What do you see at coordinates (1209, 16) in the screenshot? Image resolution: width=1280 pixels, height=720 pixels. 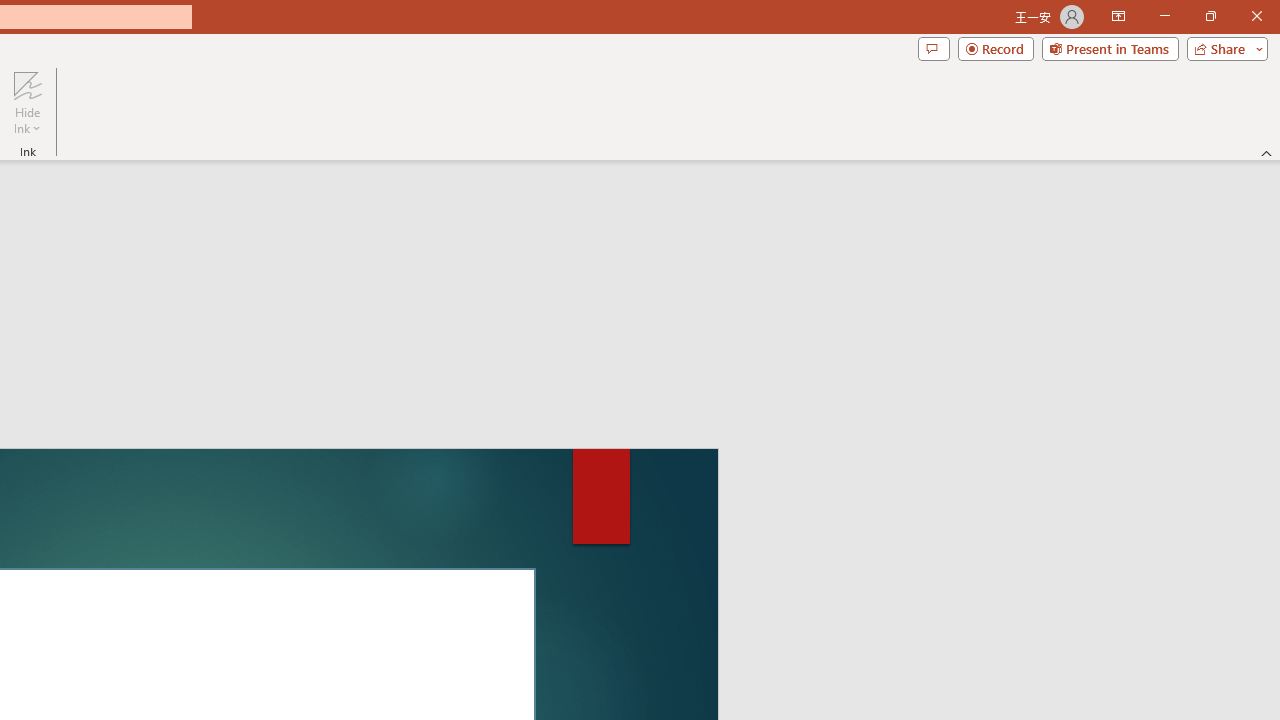 I see `'Restore Down'` at bounding box center [1209, 16].